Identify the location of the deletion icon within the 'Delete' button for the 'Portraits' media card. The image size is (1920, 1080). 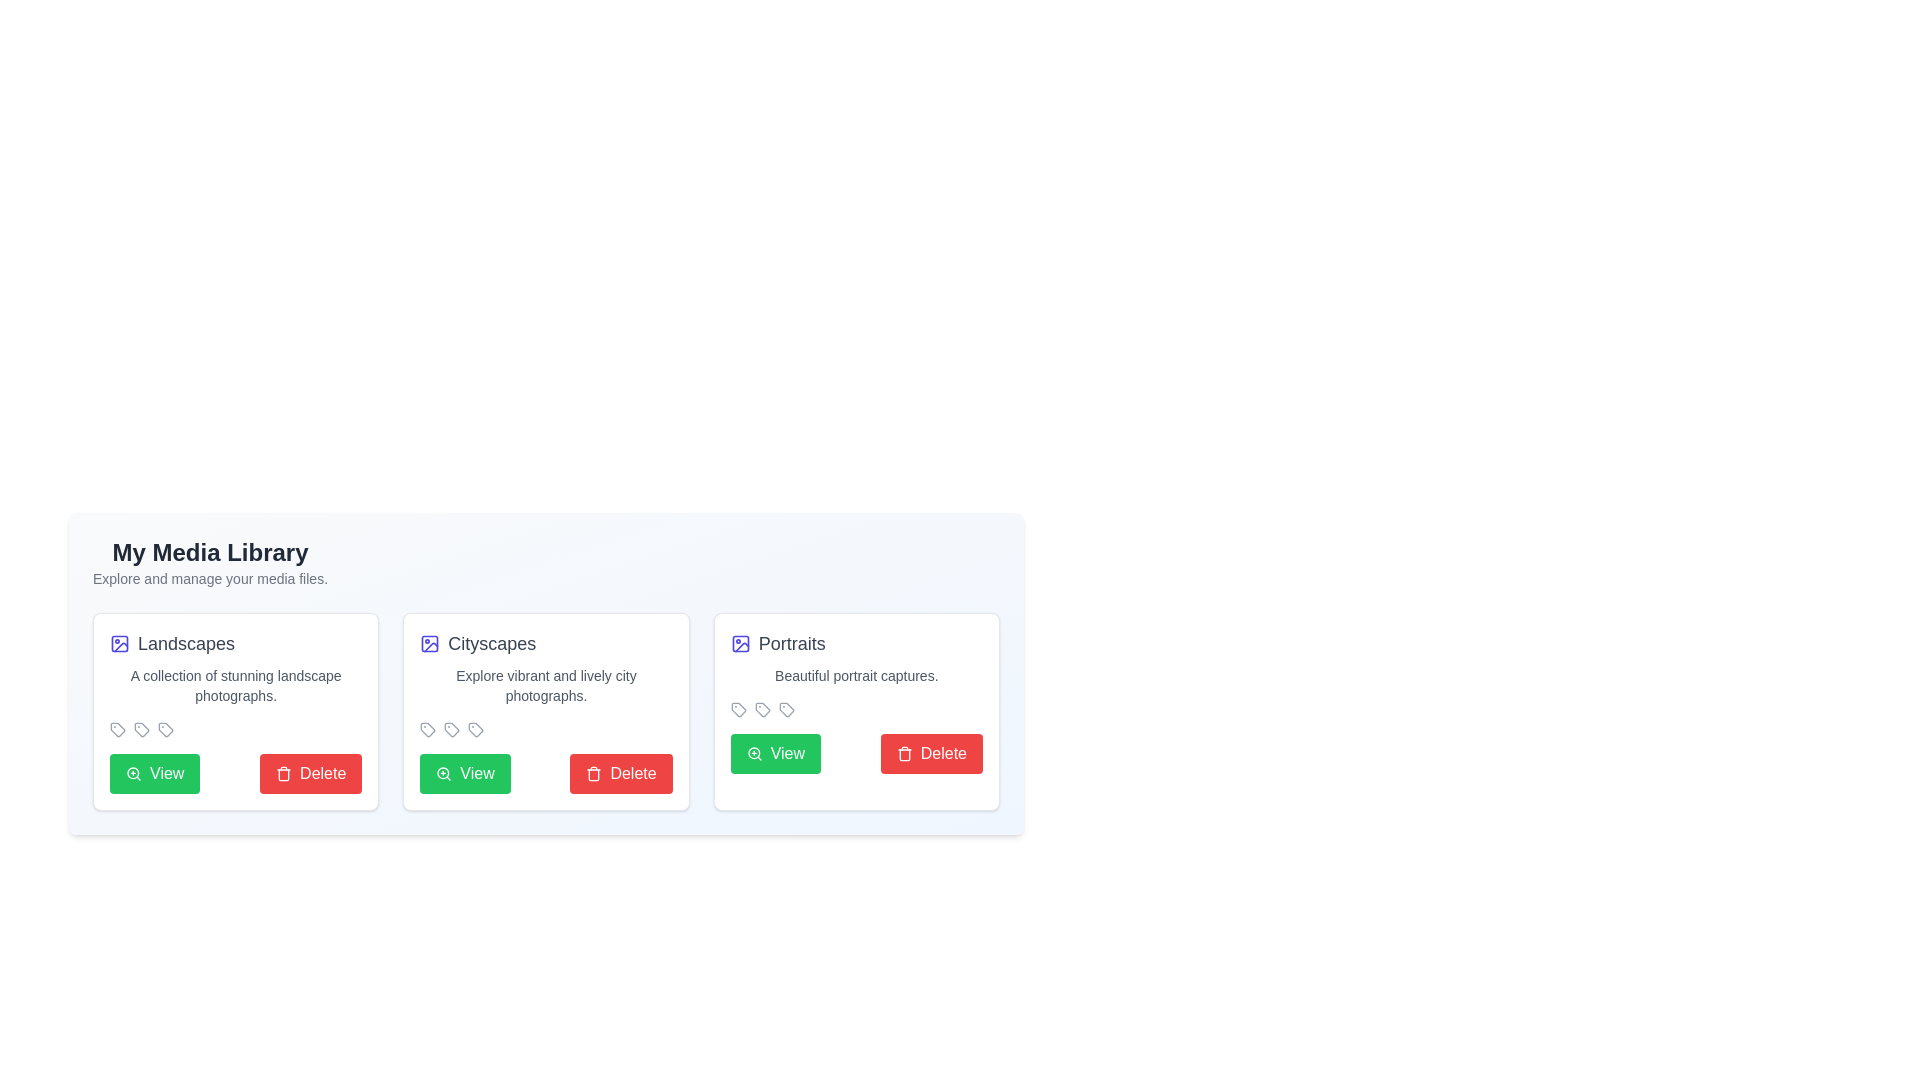
(903, 753).